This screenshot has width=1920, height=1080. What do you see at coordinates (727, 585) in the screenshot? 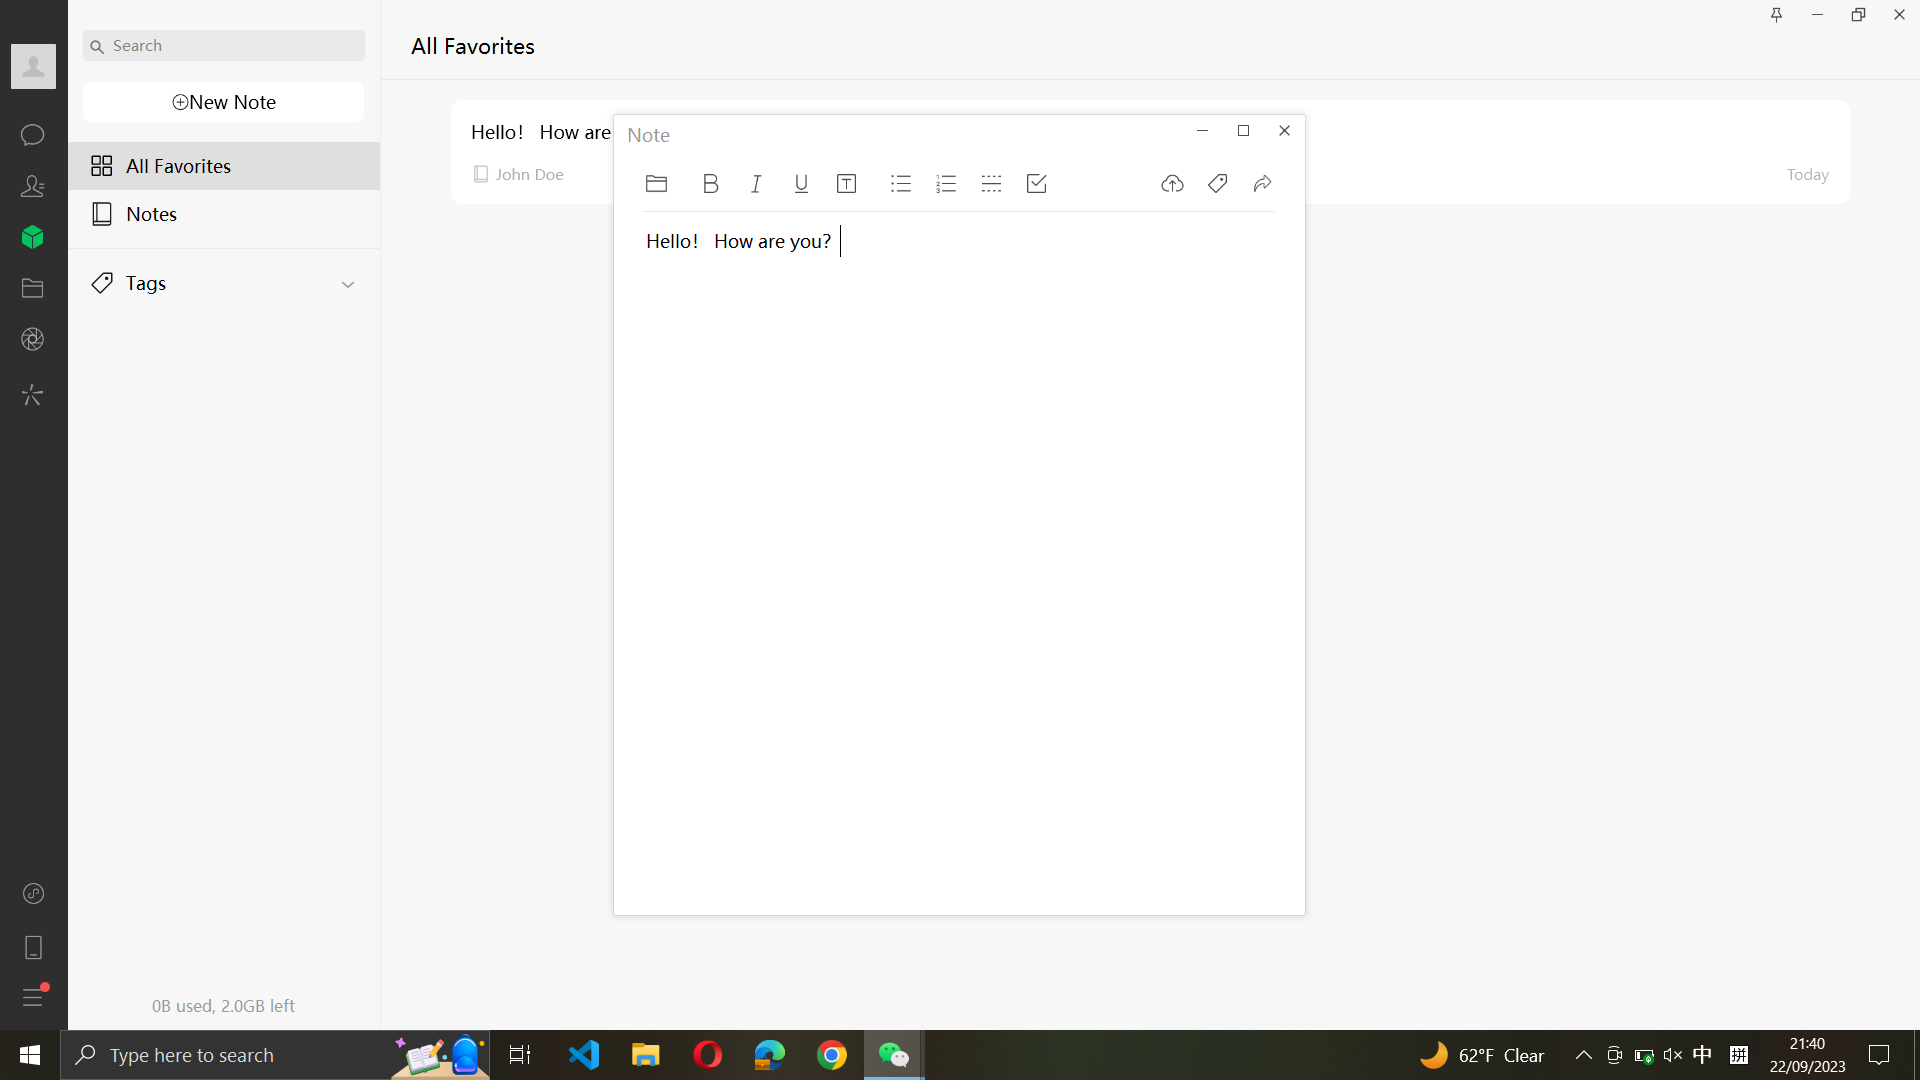
I see `Type "Greetings" in the current note and make the text bold` at bounding box center [727, 585].